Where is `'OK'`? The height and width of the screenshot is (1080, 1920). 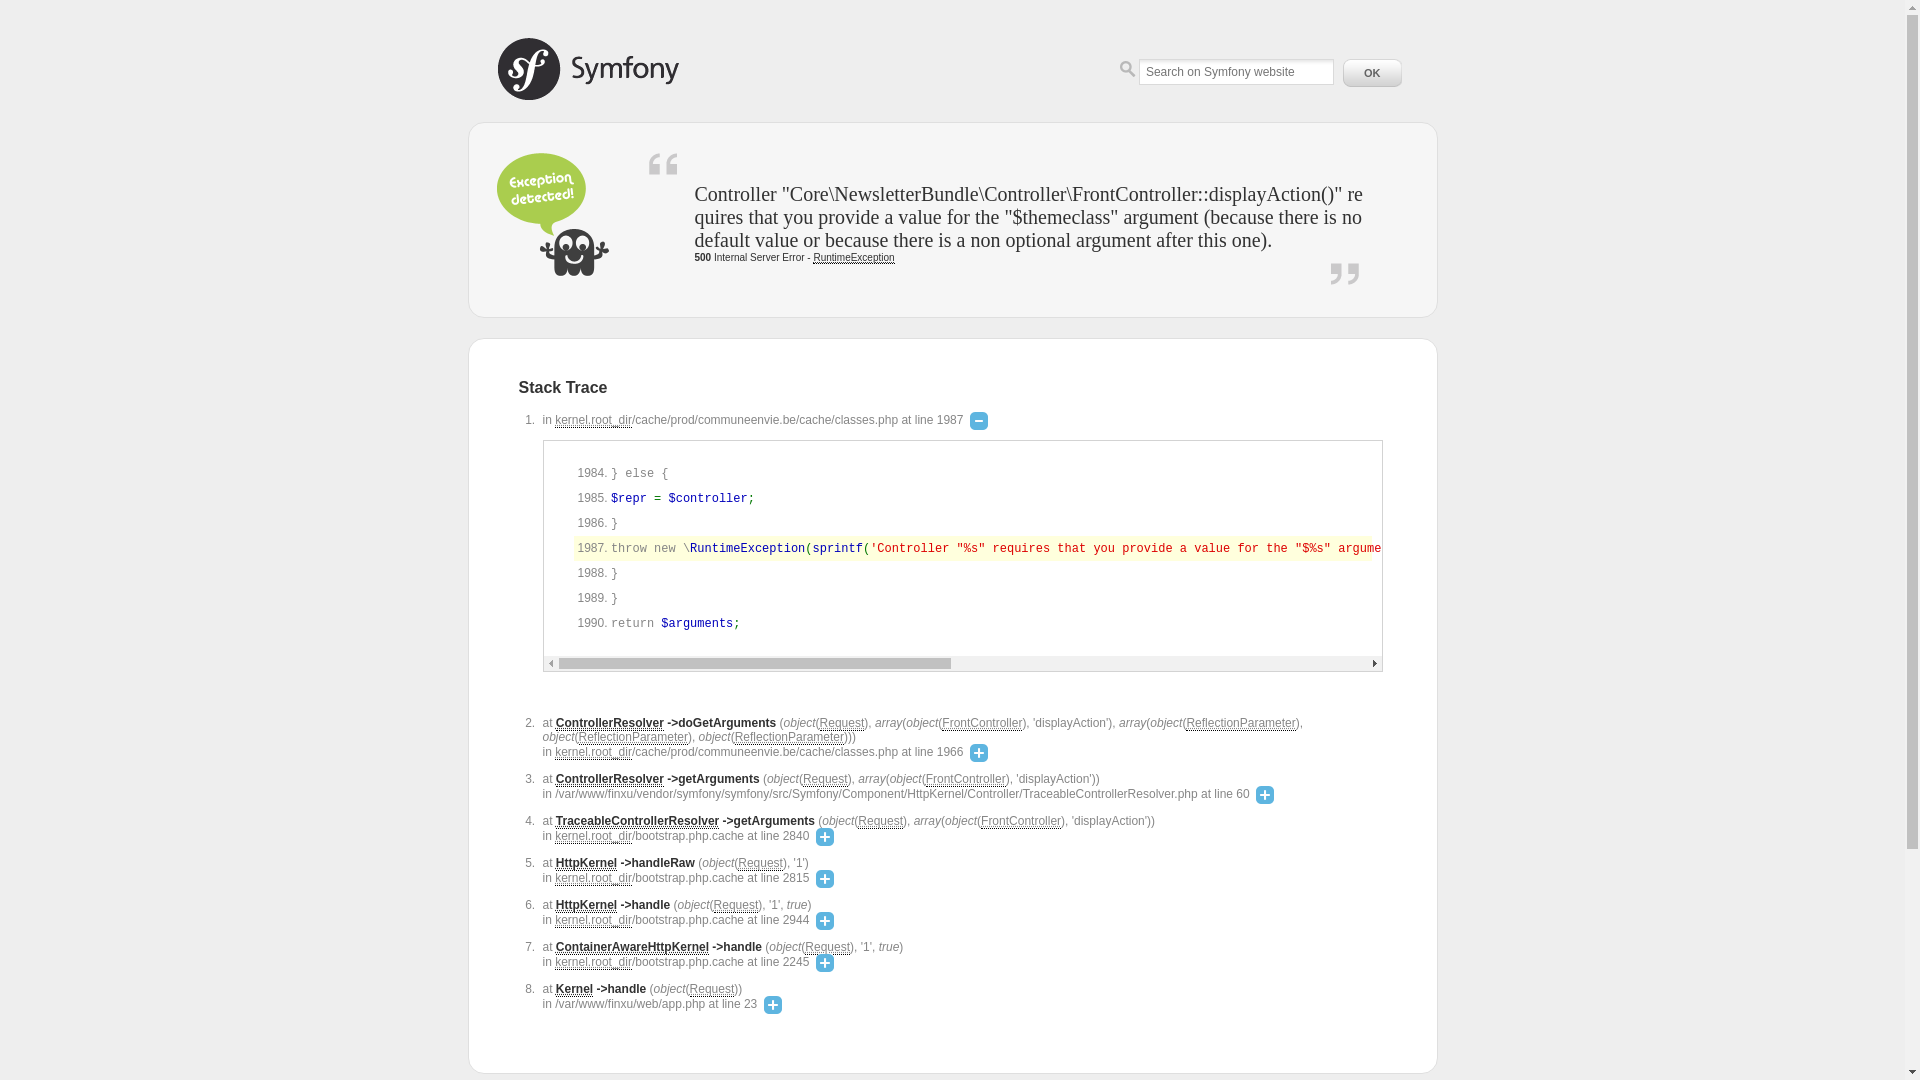 'OK' is located at coordinates (1337, 72).